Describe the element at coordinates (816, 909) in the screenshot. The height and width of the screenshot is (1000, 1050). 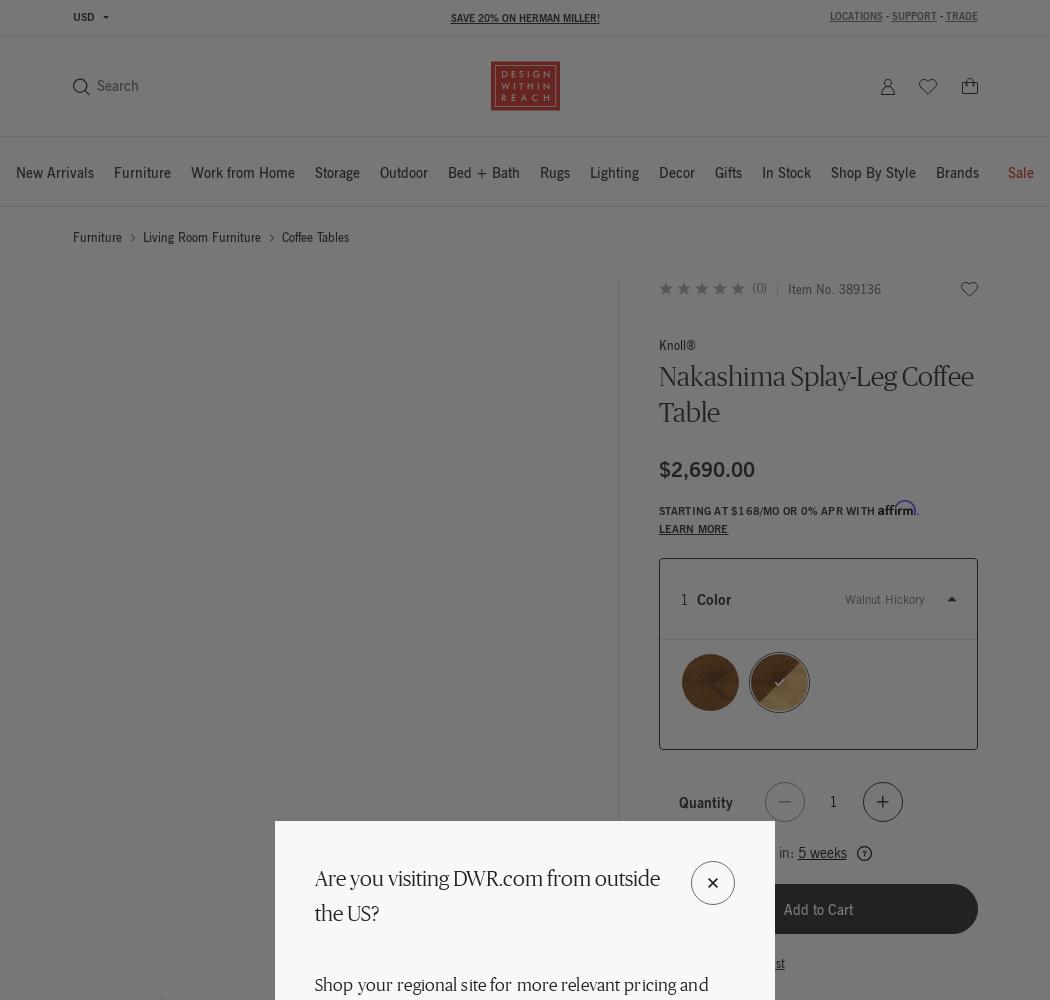
I see `'Add to Cart'` at that location.